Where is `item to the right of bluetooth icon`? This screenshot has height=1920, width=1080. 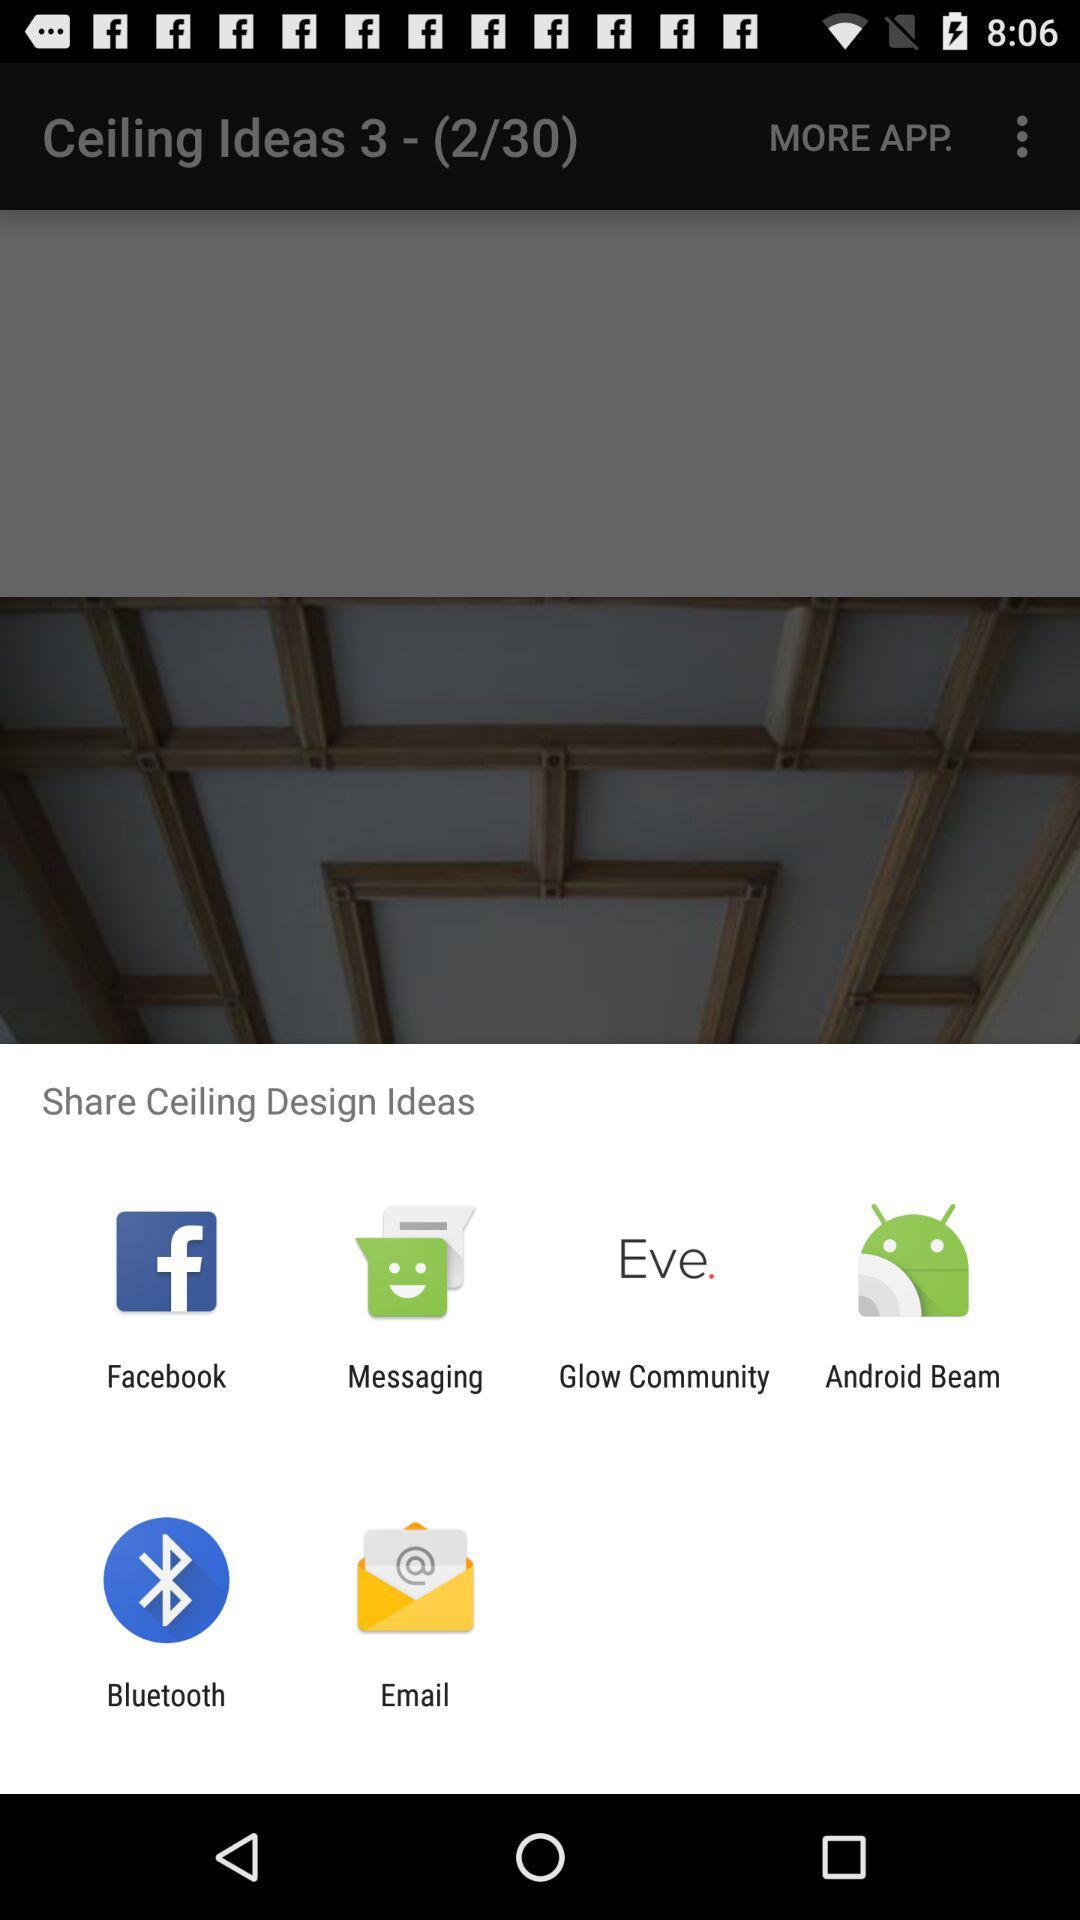
item to the right of bluetooth icon is located at coordinates (414, 1711).